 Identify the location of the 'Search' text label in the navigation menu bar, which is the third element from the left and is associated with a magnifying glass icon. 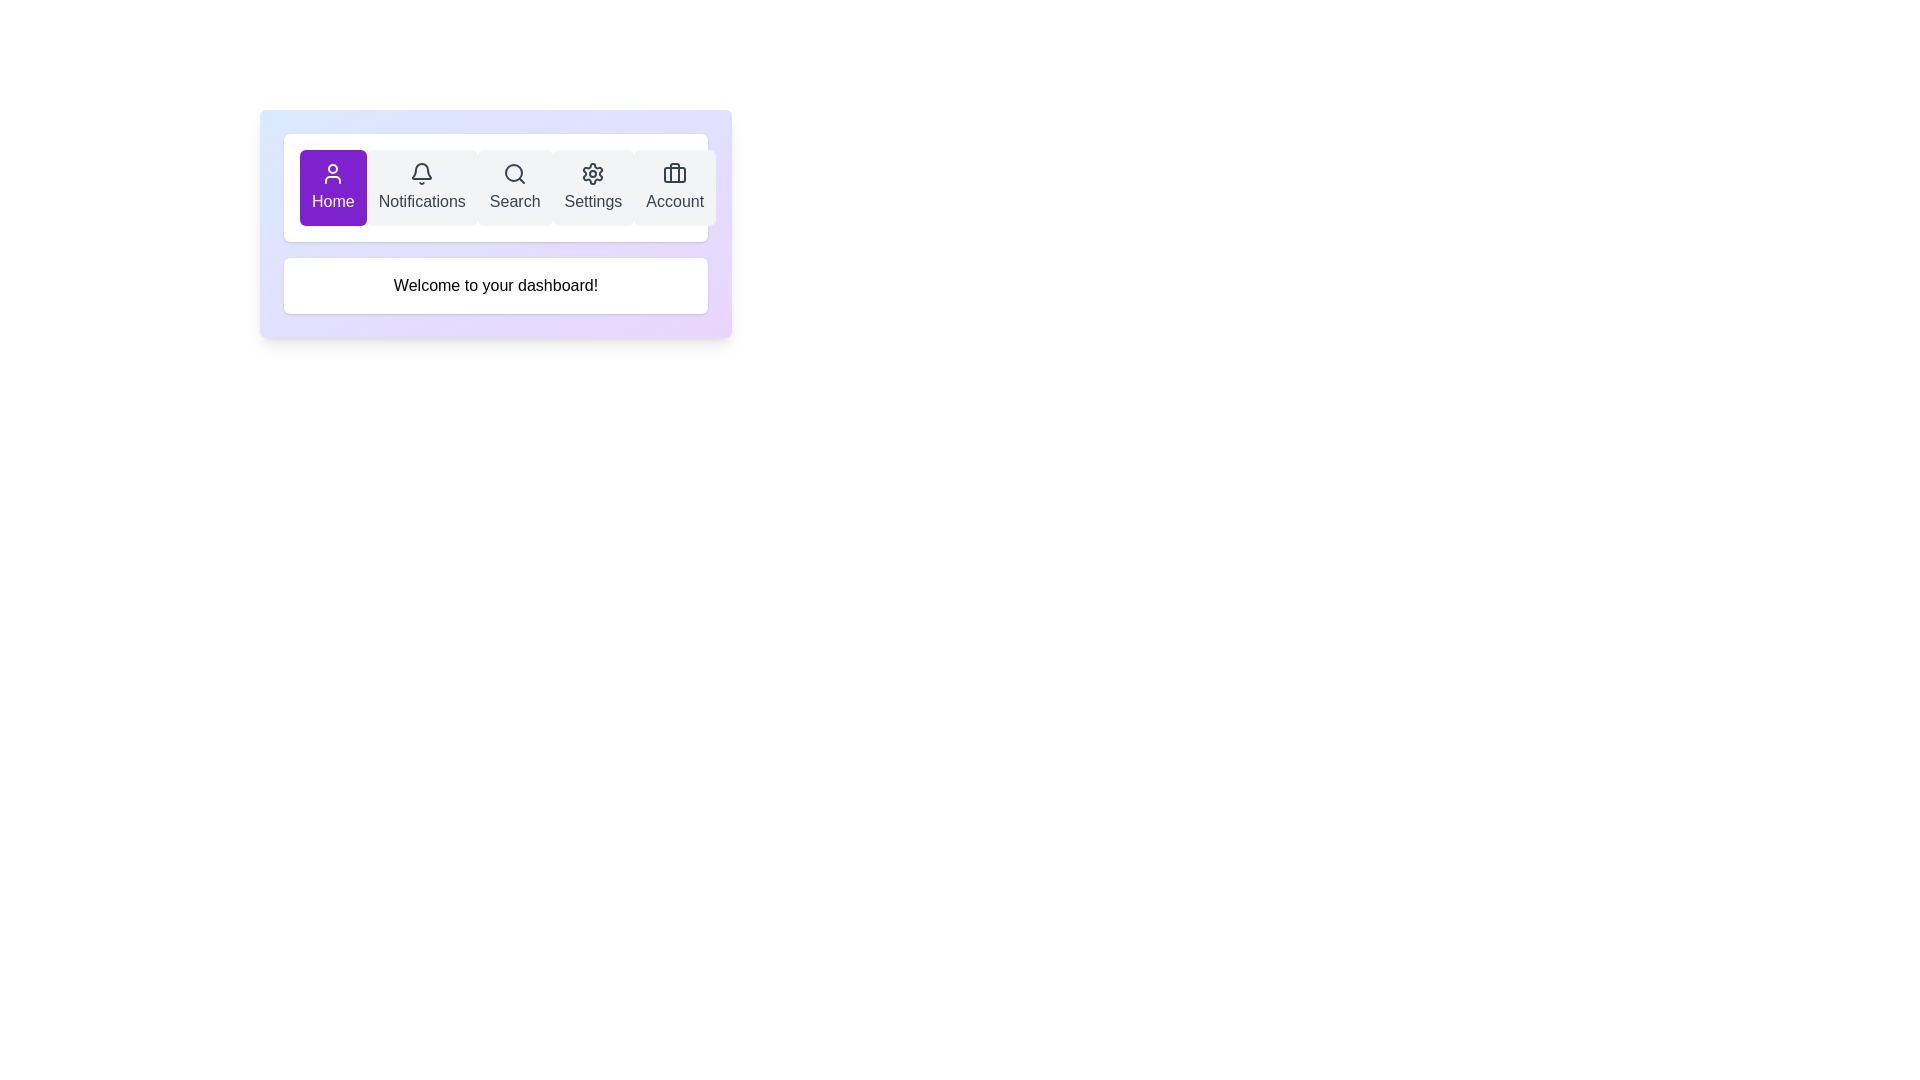
(515, 201).